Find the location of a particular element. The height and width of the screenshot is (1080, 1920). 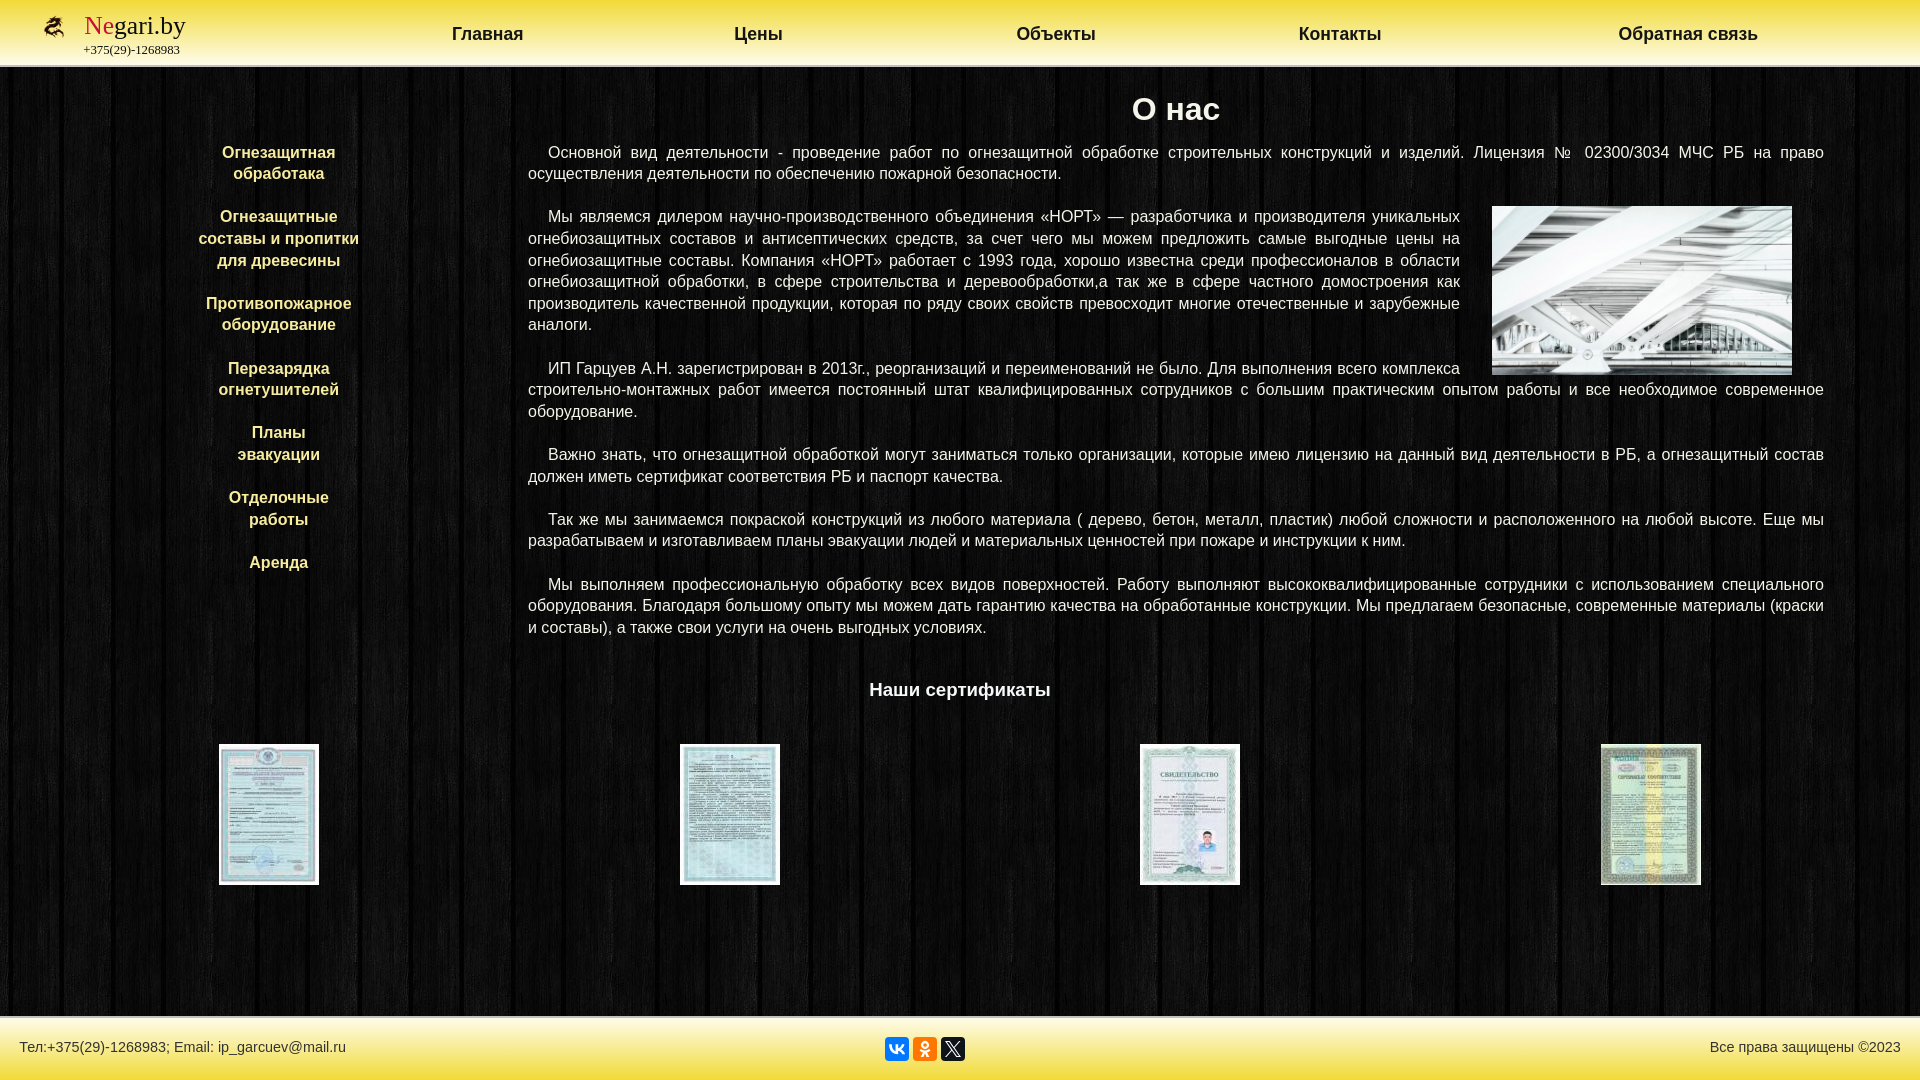

'Twitter' is located at coordinates (939, 1048).